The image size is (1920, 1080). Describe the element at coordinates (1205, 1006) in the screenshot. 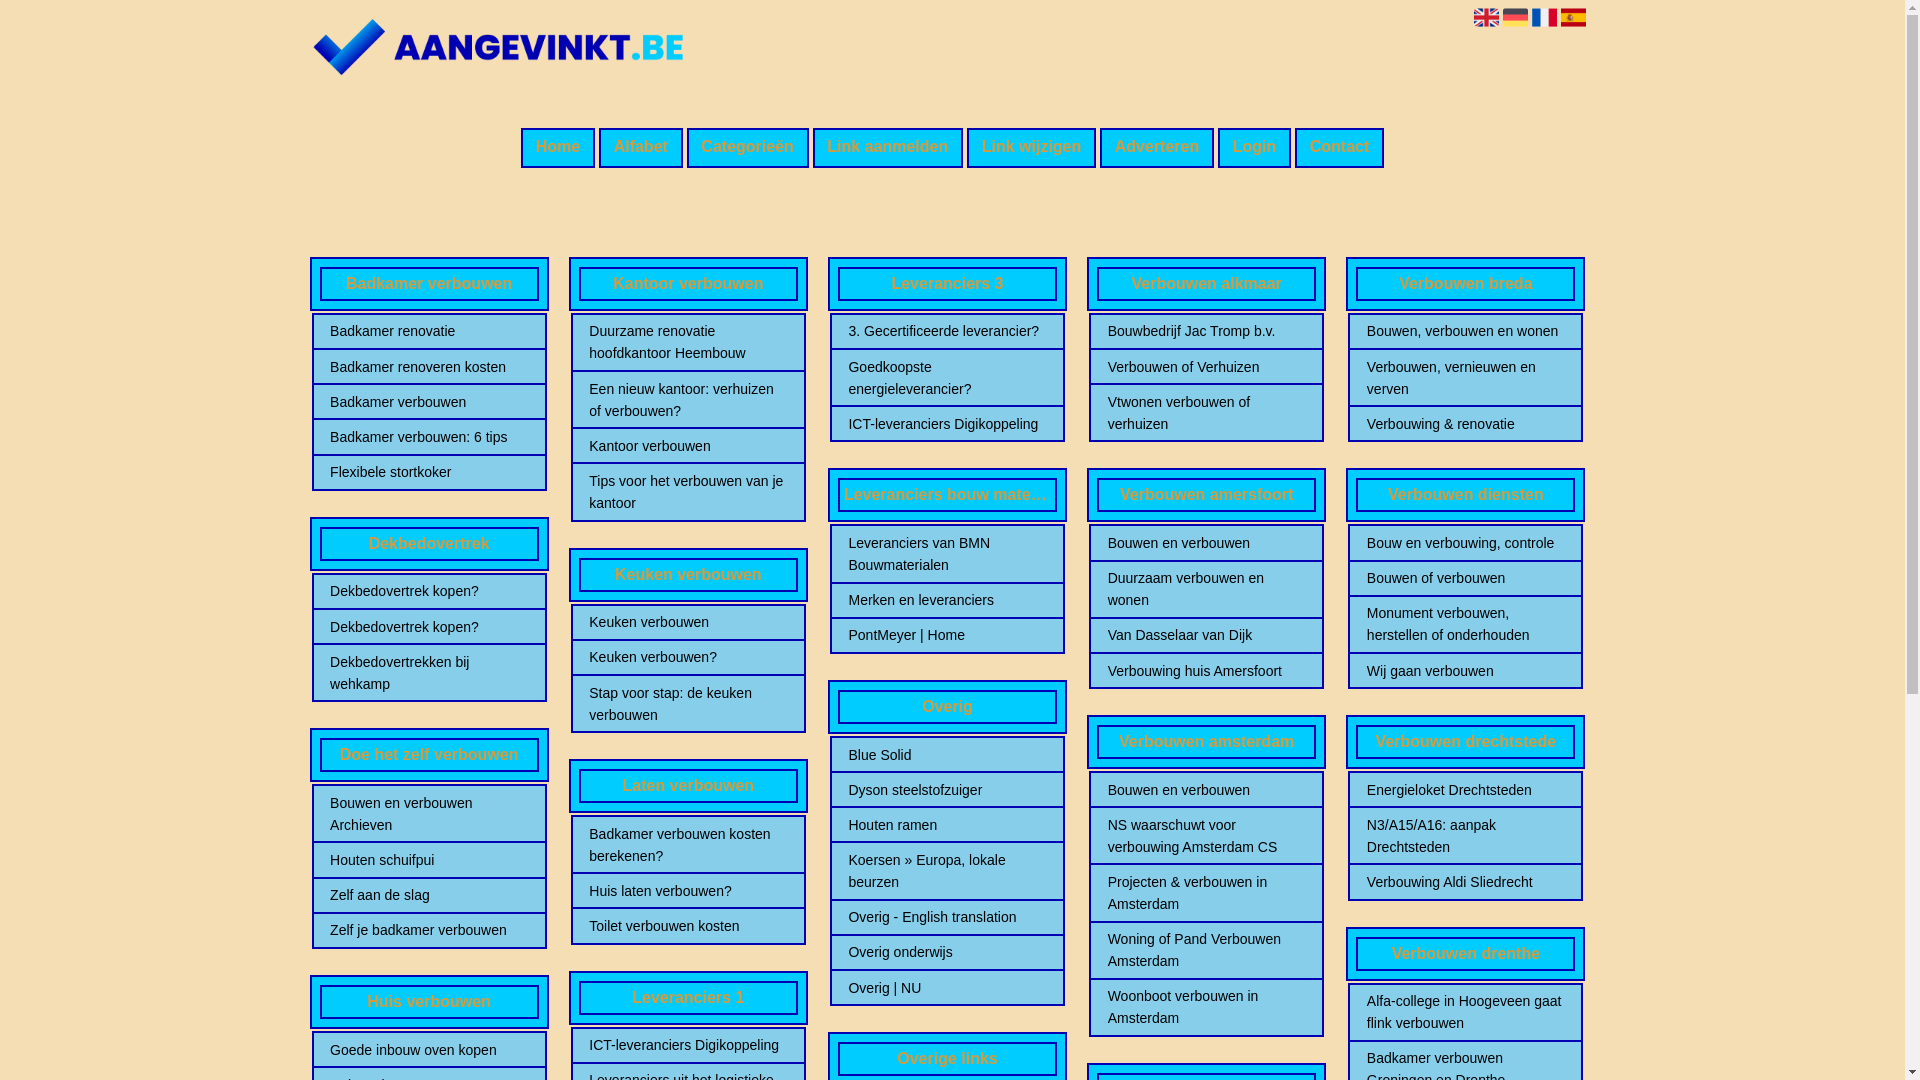

I see `'Woonboot verbouwen in Amsterdam'` at that location.